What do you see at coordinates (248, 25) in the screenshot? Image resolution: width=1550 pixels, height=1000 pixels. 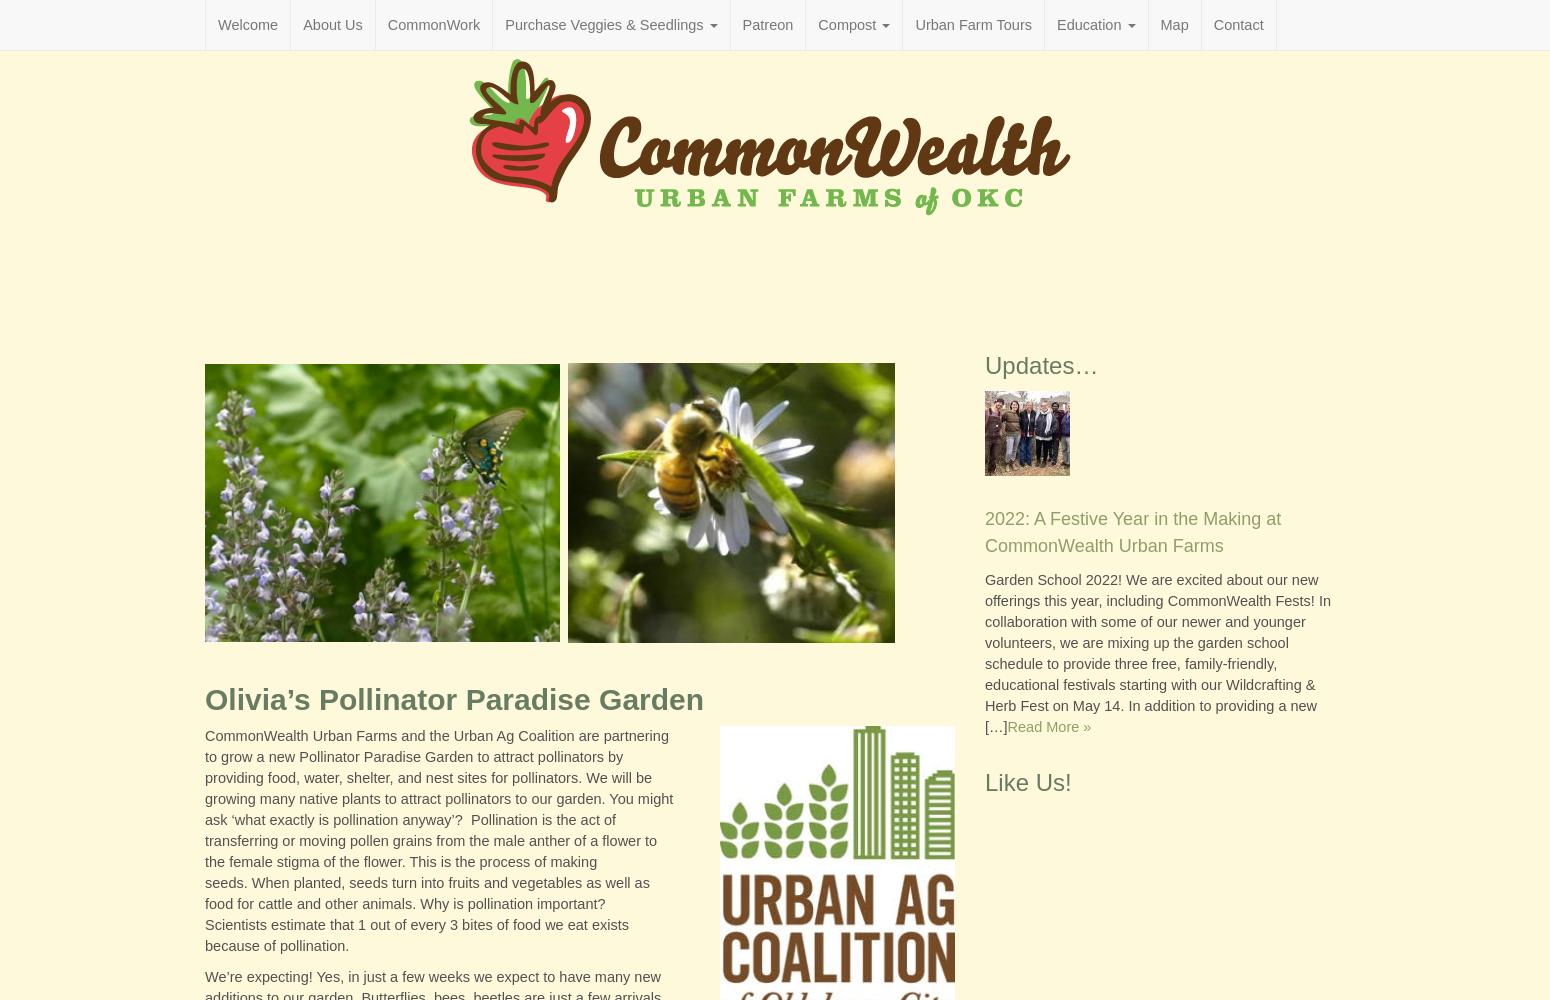 I see `'Welcome'` at bounding box center [248, 25].